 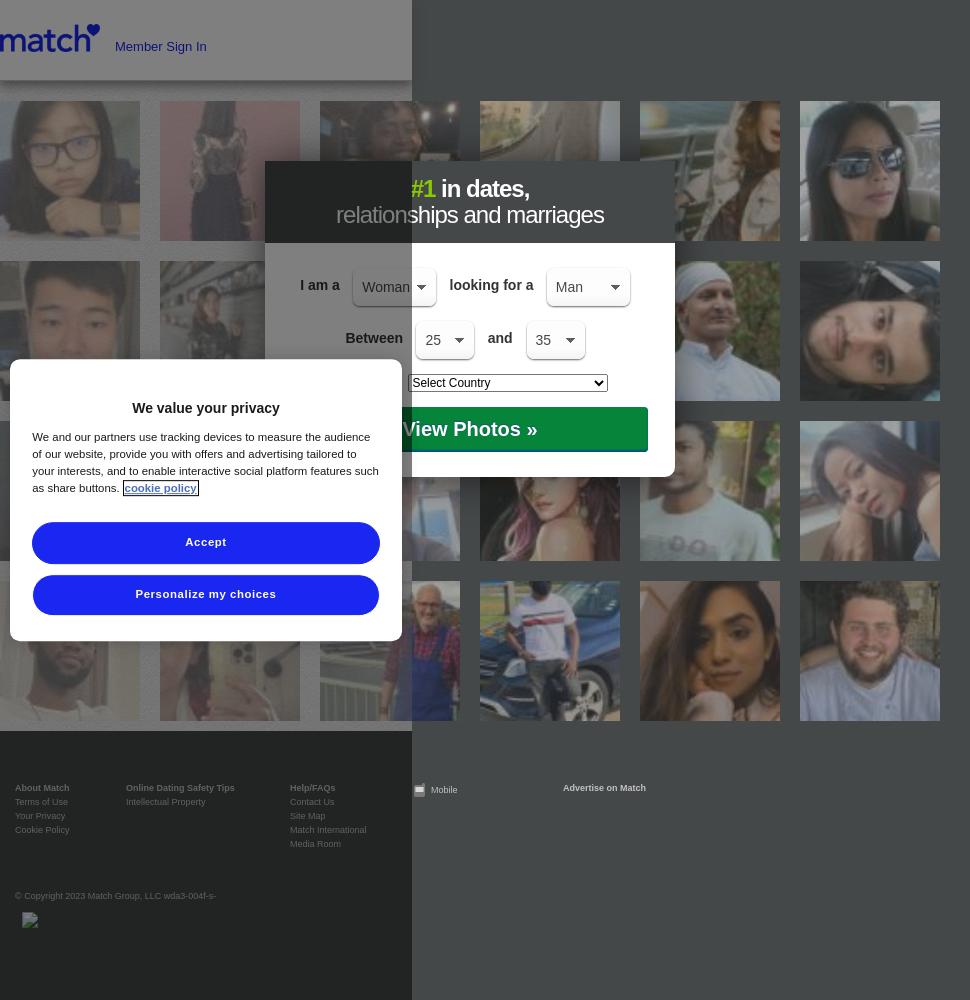 What do you see at coordinates (501, 337) in the screenshot?
I see `'and'` at bounding box center [501, 337].